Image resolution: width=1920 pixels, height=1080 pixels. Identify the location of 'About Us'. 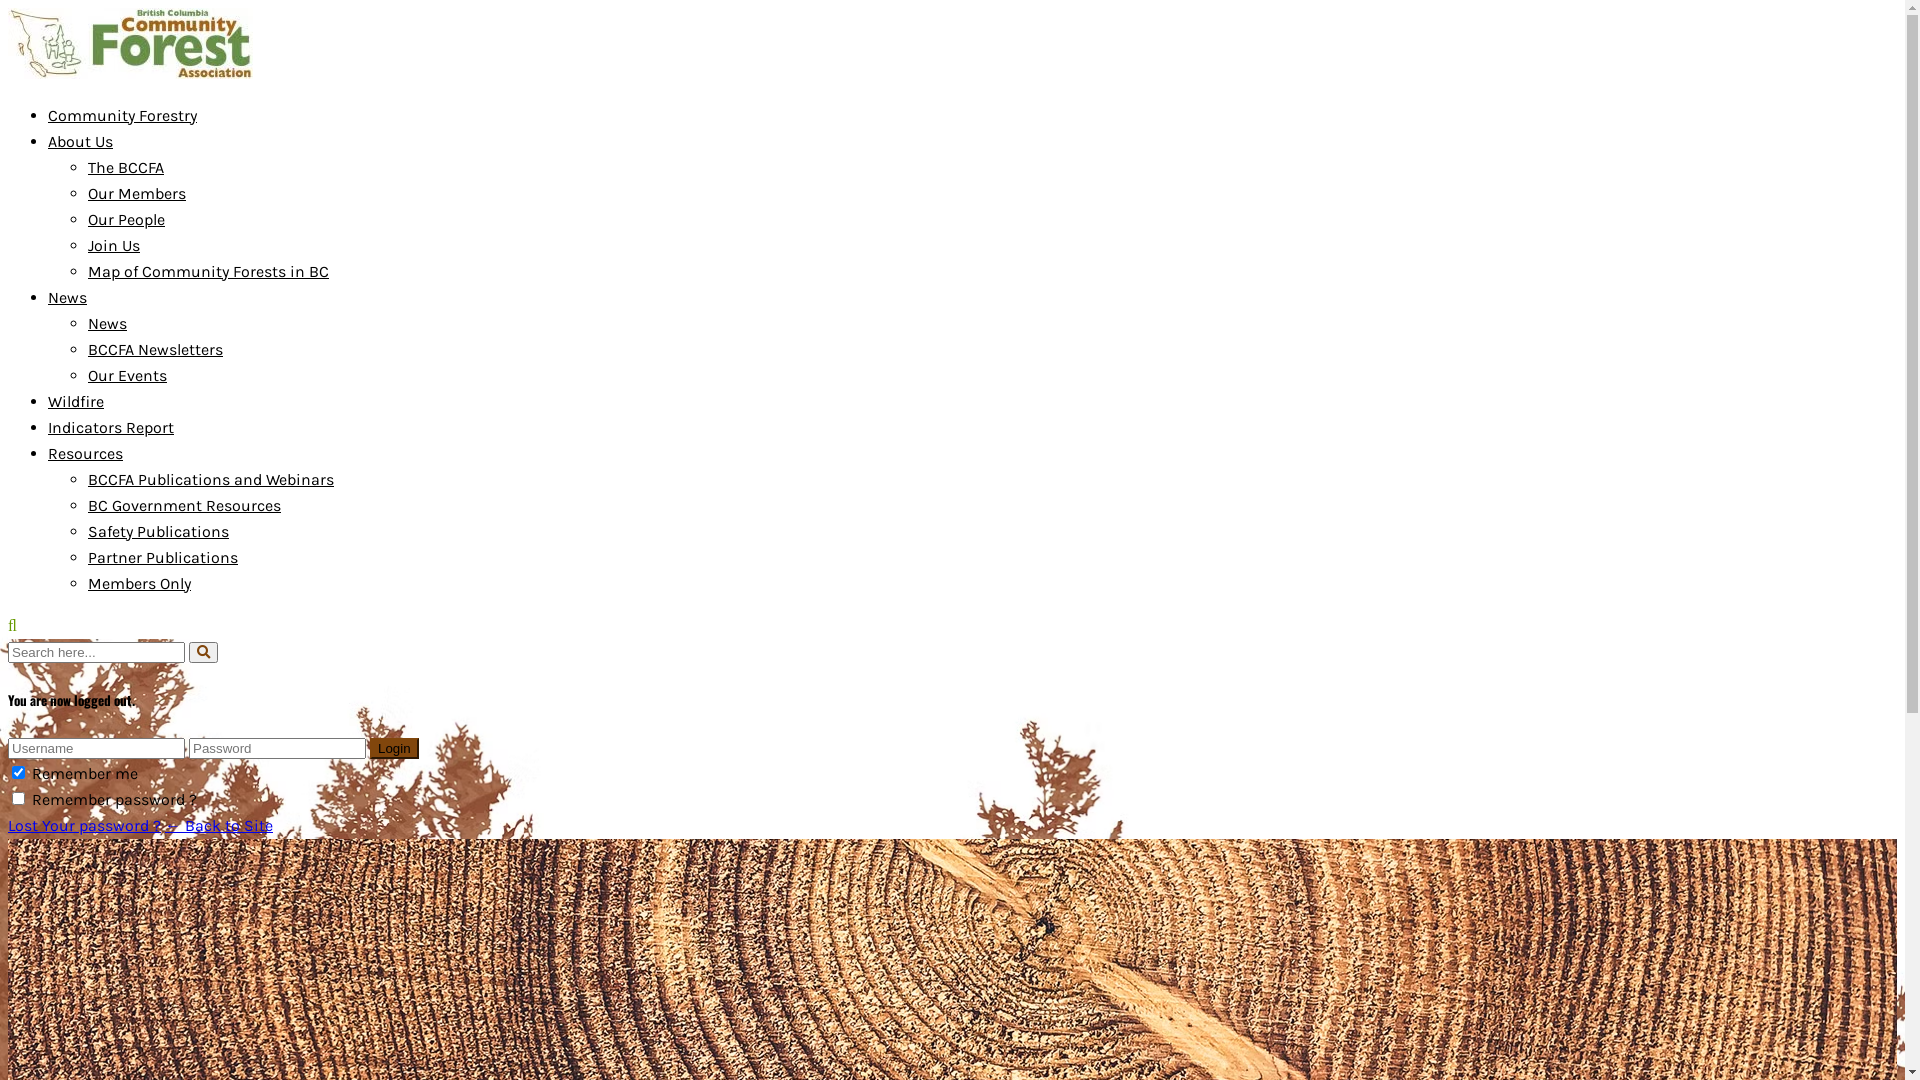
(80, 140).